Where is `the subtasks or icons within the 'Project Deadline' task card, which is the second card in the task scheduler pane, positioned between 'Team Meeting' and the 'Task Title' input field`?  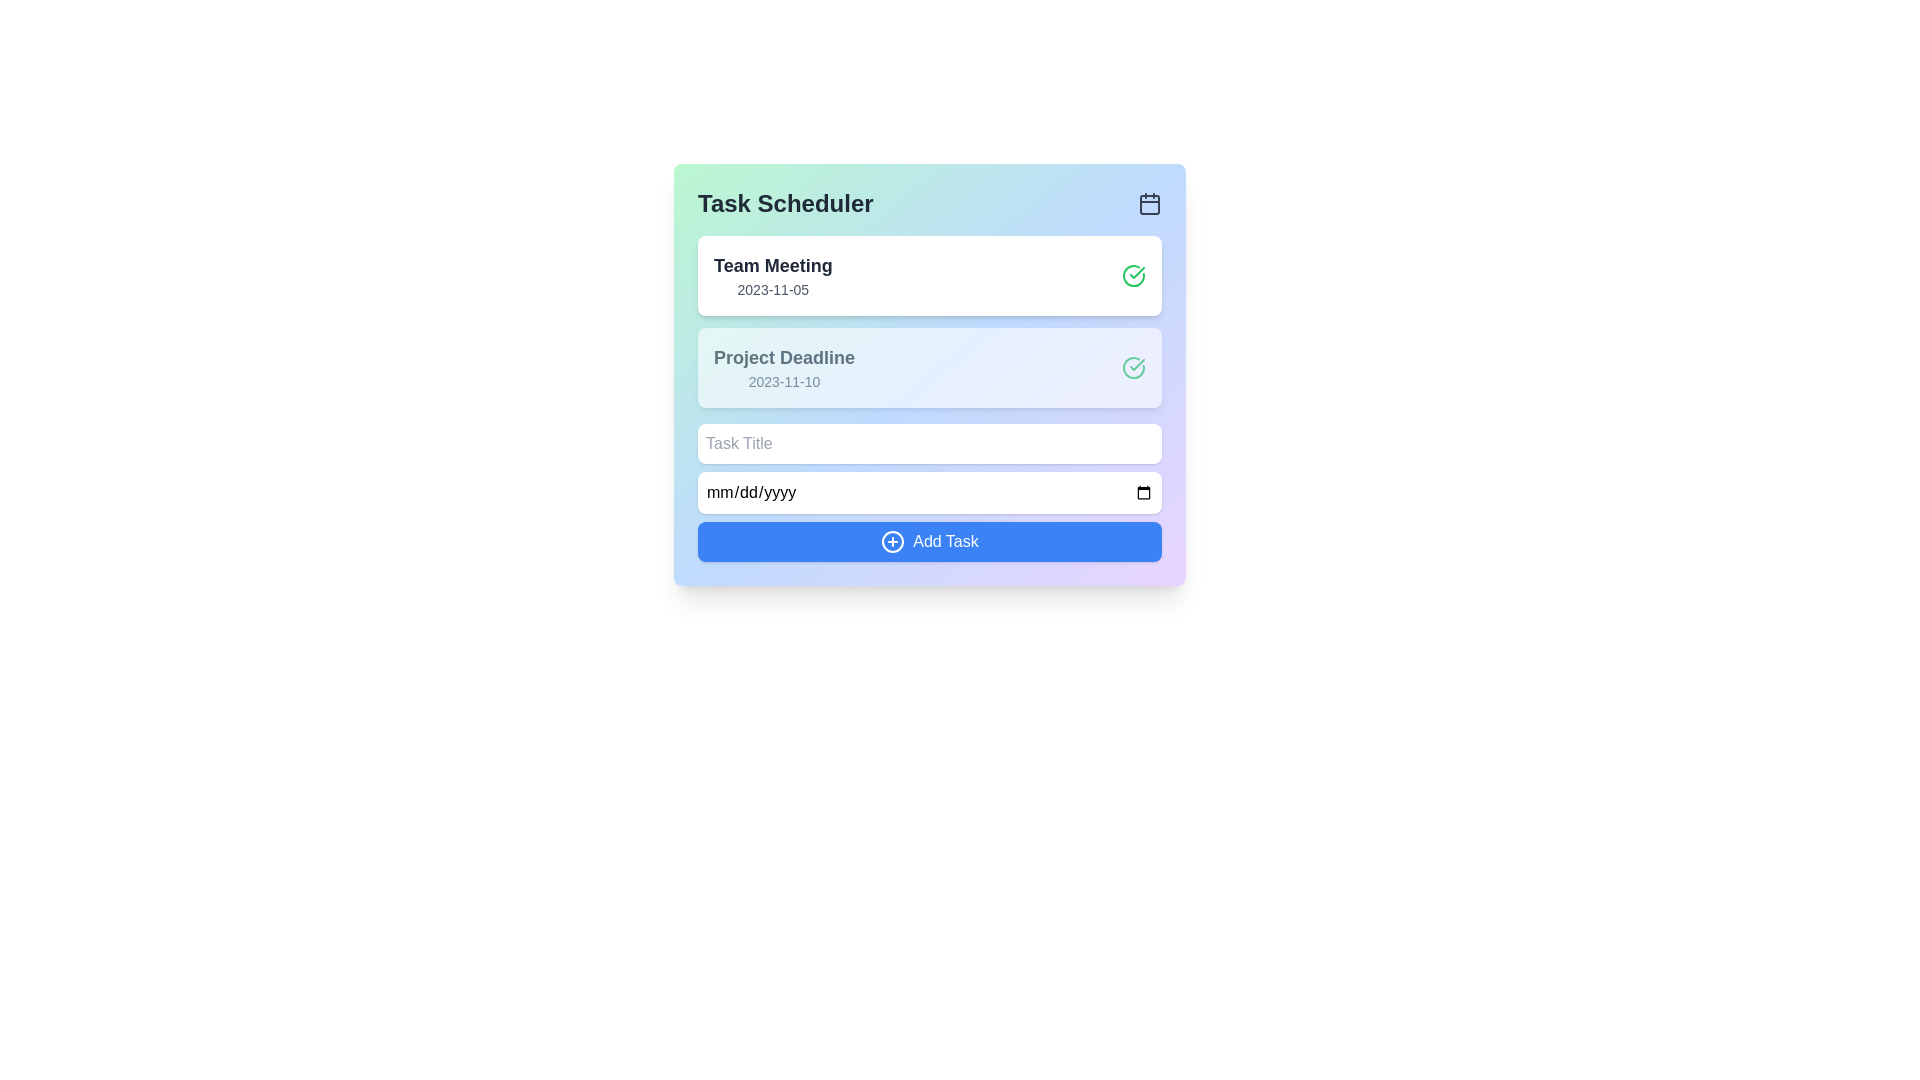
the subtasks or icons within the 'Project Deadline' task card, which is the second card in the task scheduler pane, positioned between 'Team Meeting' and the 'Task Title' input field is located at coordinates (929, 367).